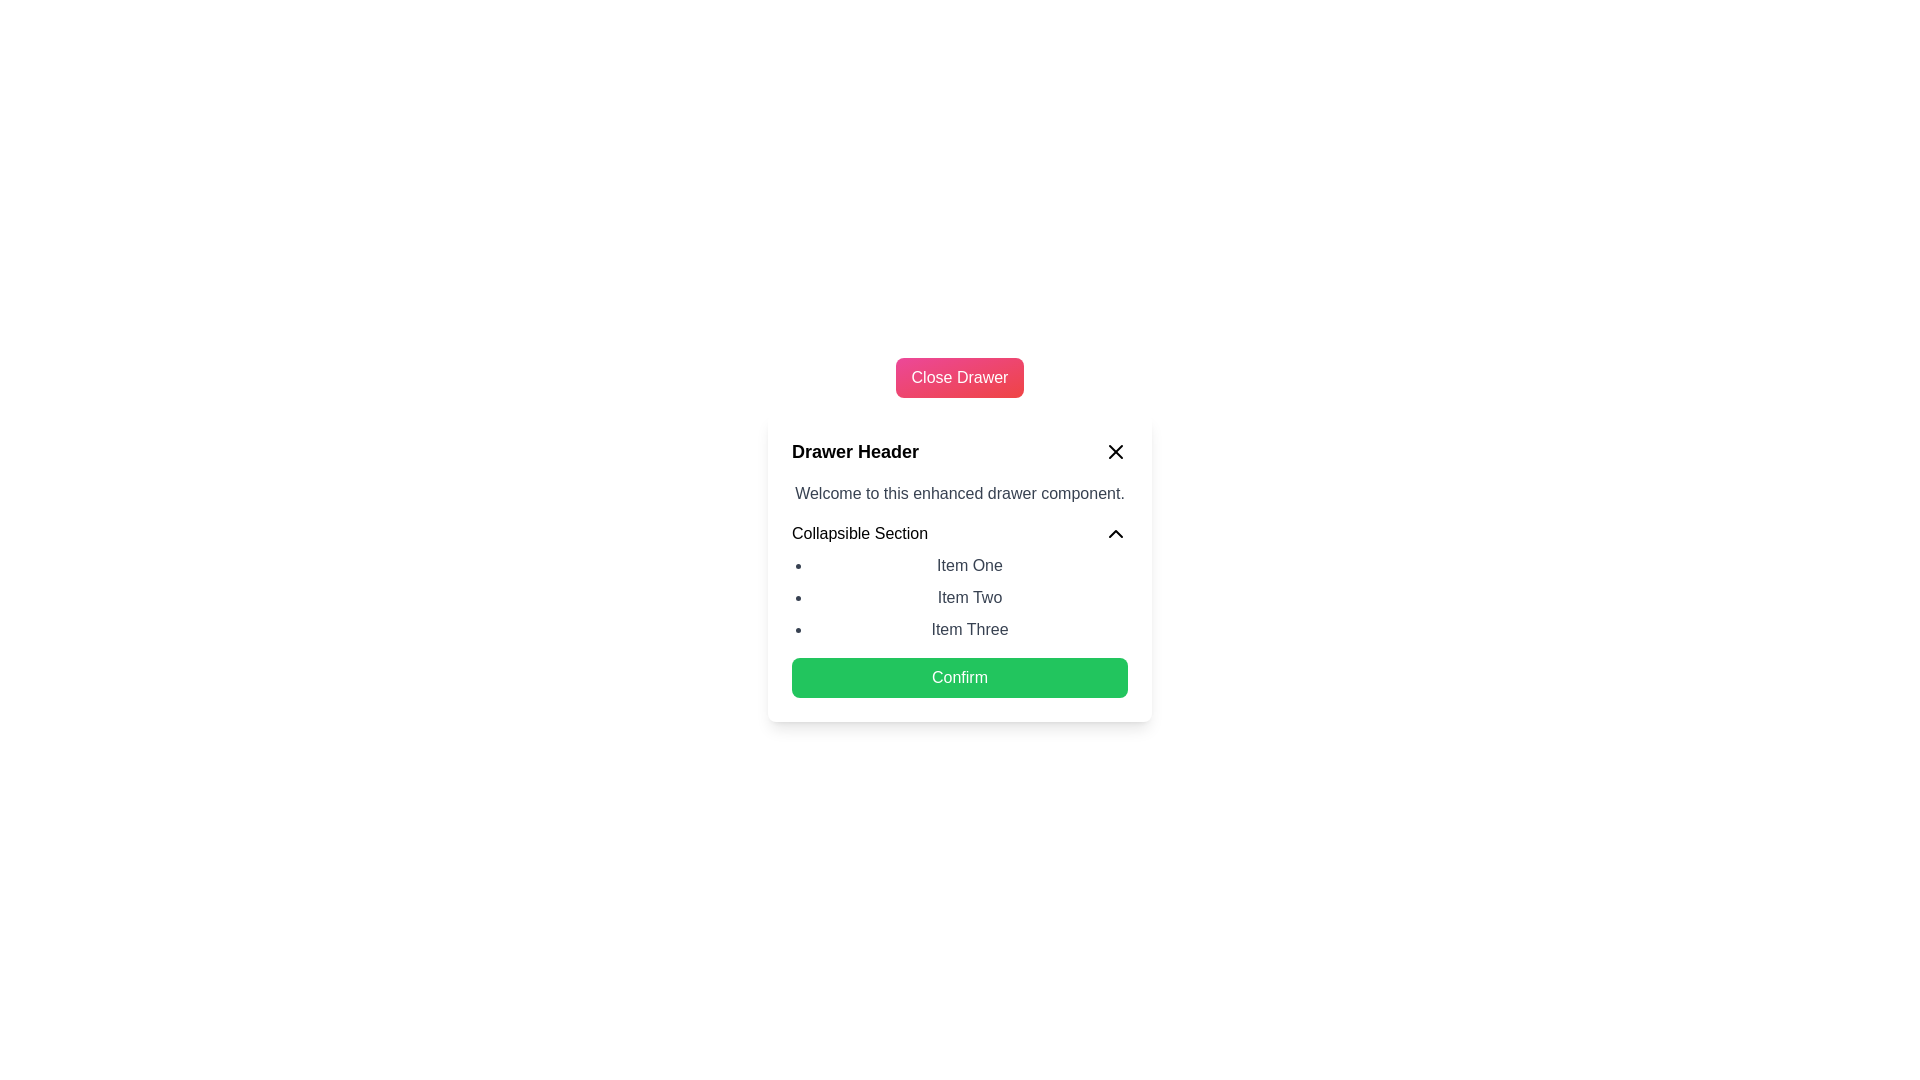 This screenshot has width=1920, height=1080. What do you see at coordinates (1115, 532) in the screenshot?
I see `the Toggle Icon (Chevron) located on the far-right side of the header labeled 'Collapsible Section'` at bounding box center [1115, 532].